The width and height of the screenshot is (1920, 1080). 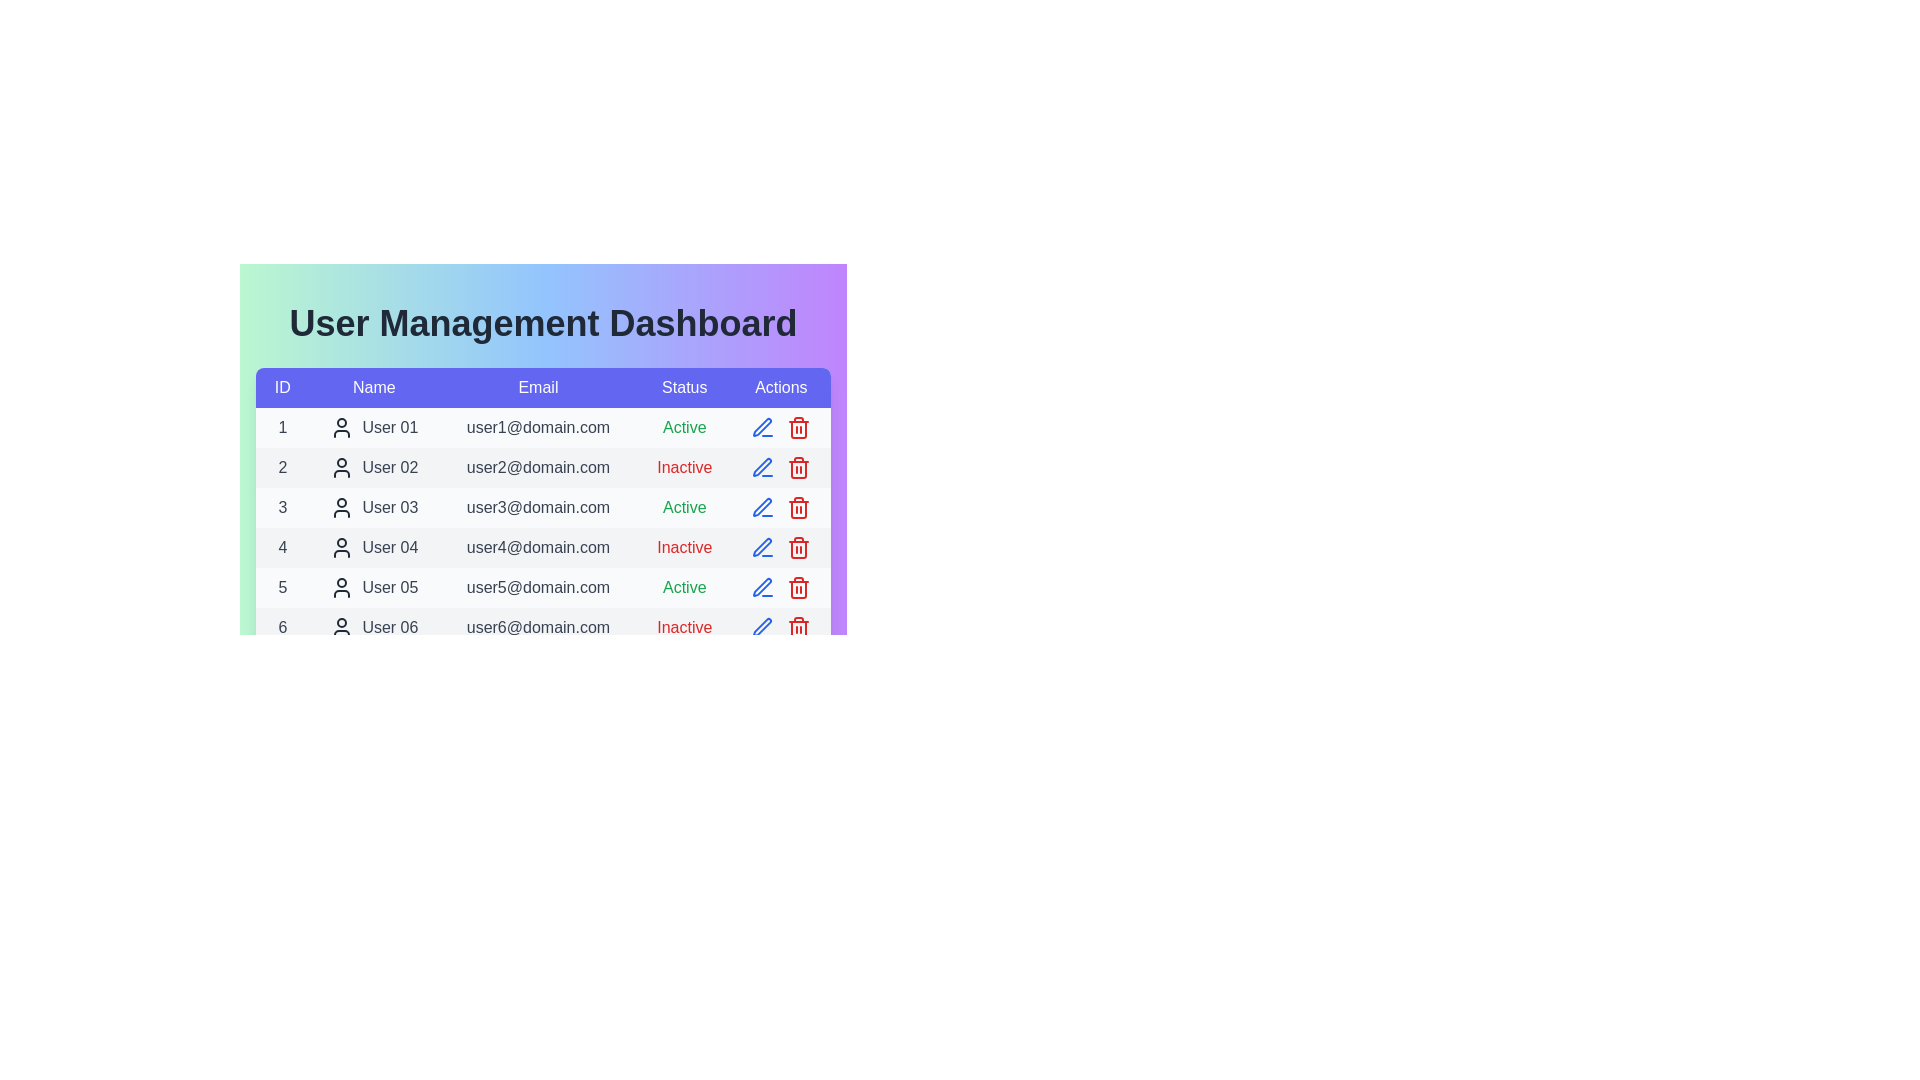 I want to click on the delete icon for user with ID 11, so click(x=798, y=828).